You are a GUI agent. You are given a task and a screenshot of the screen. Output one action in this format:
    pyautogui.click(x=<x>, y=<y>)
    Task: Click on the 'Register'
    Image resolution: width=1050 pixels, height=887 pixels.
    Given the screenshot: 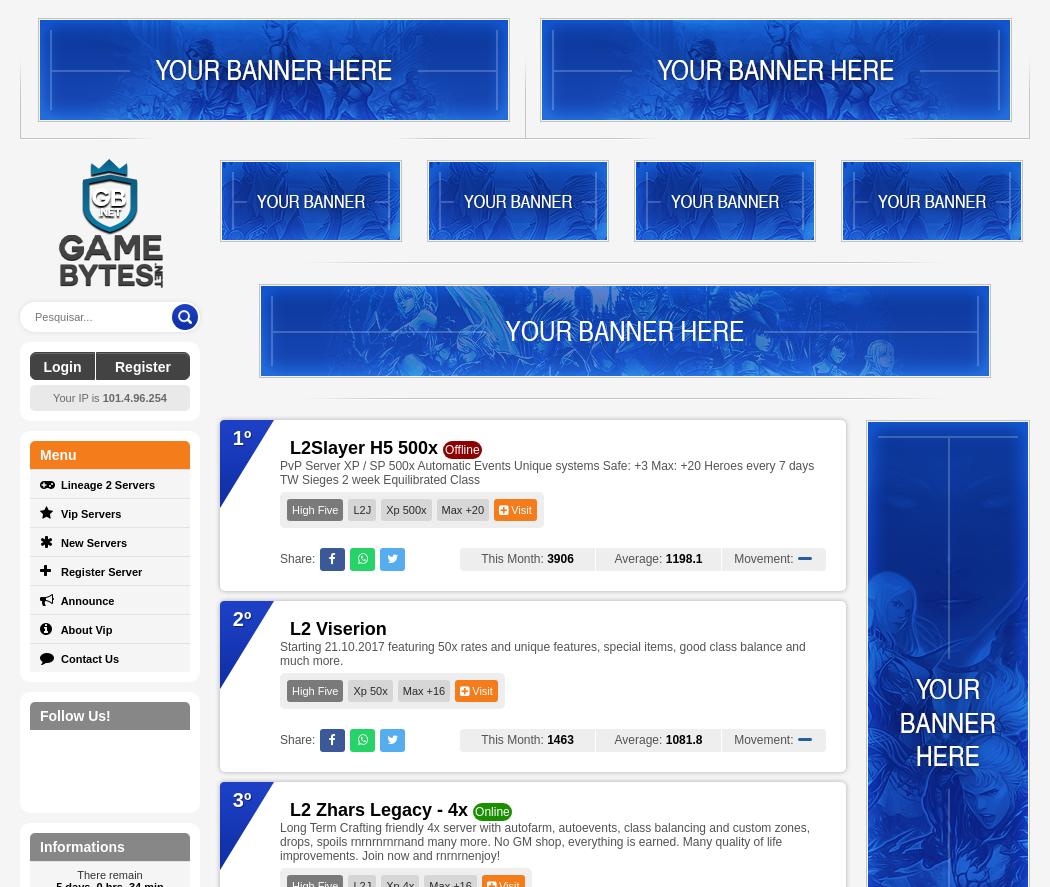 What is the action you would take?
    pyautogui.click(x=141, y=366)
    